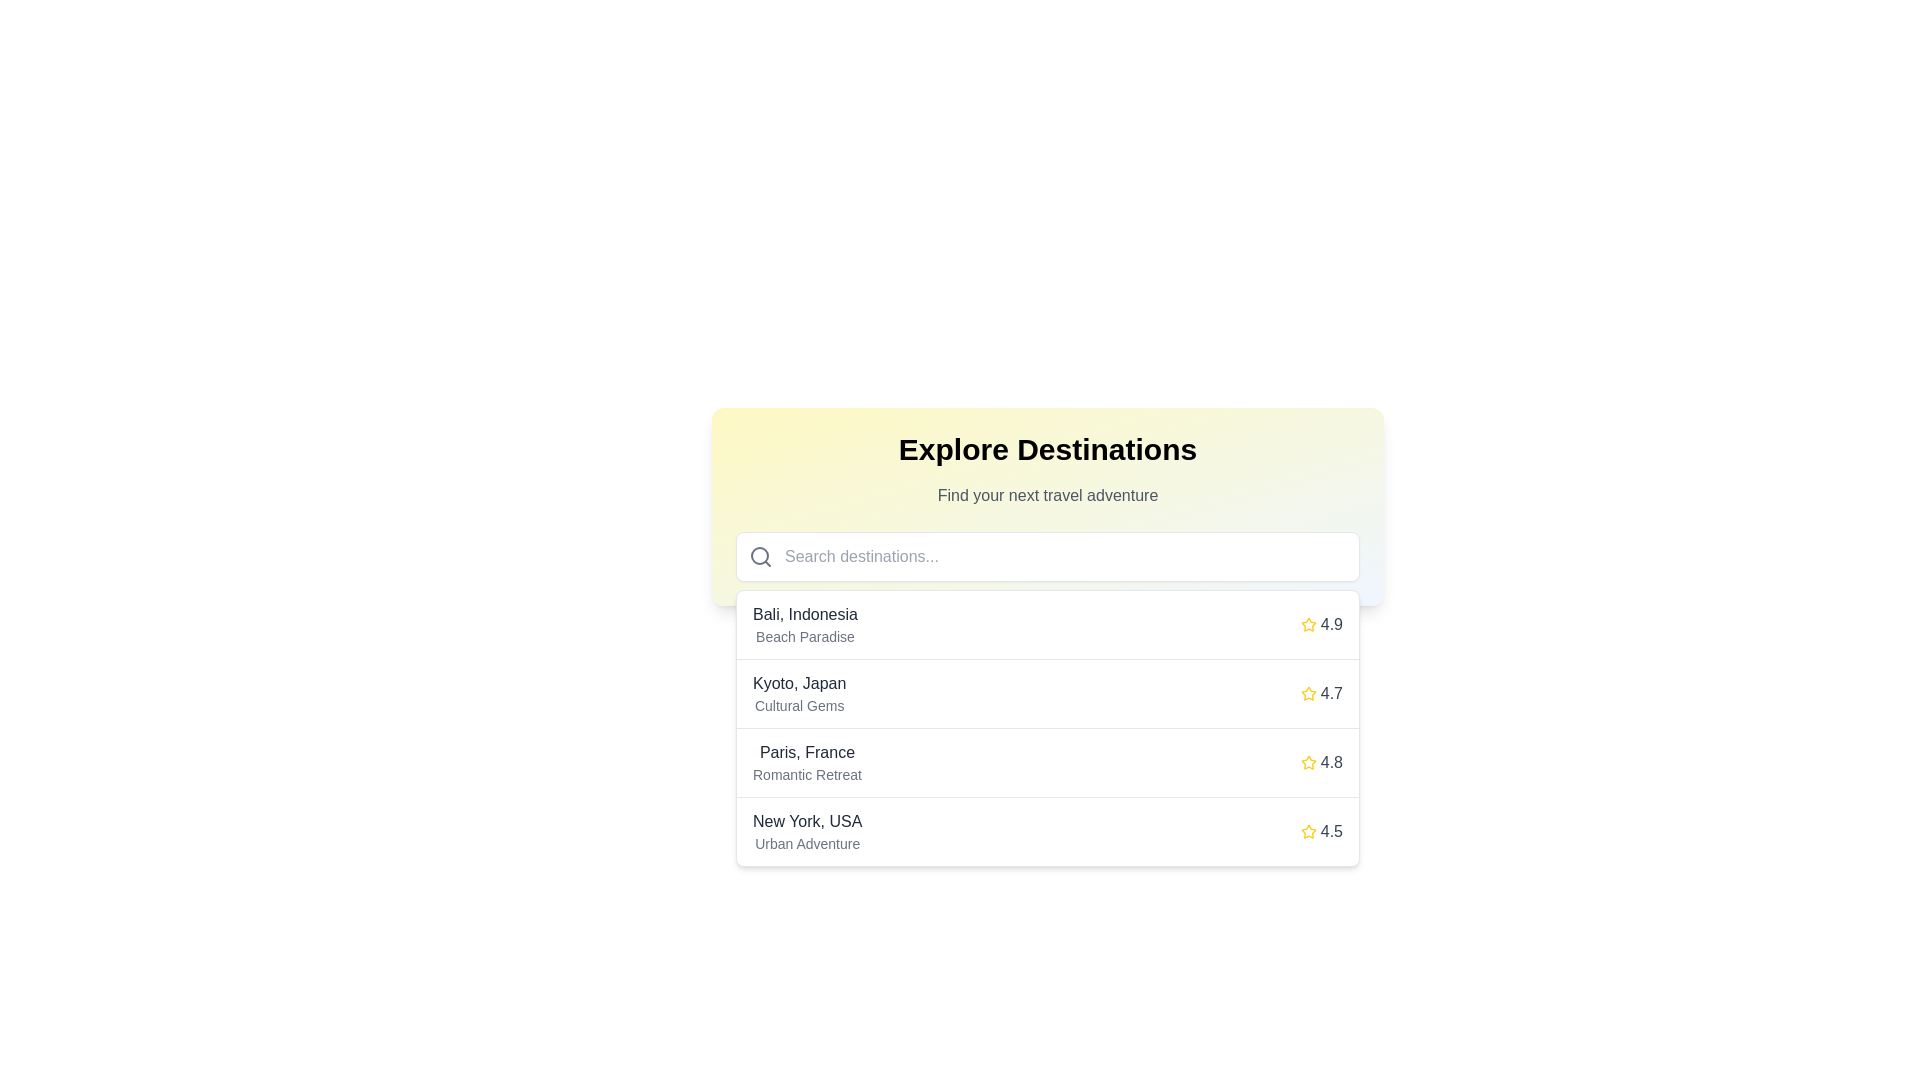 The width and height of the screenshot is (1920, 1080). What do you see at coordinates (798, 704) in the screenshot?
I see `text label 'Cultural Gems' which is styled in a small font size and light gray color, positioned below the 'Kyoto, Japan' text in a vertical list view` at bounding box center [798, 704].